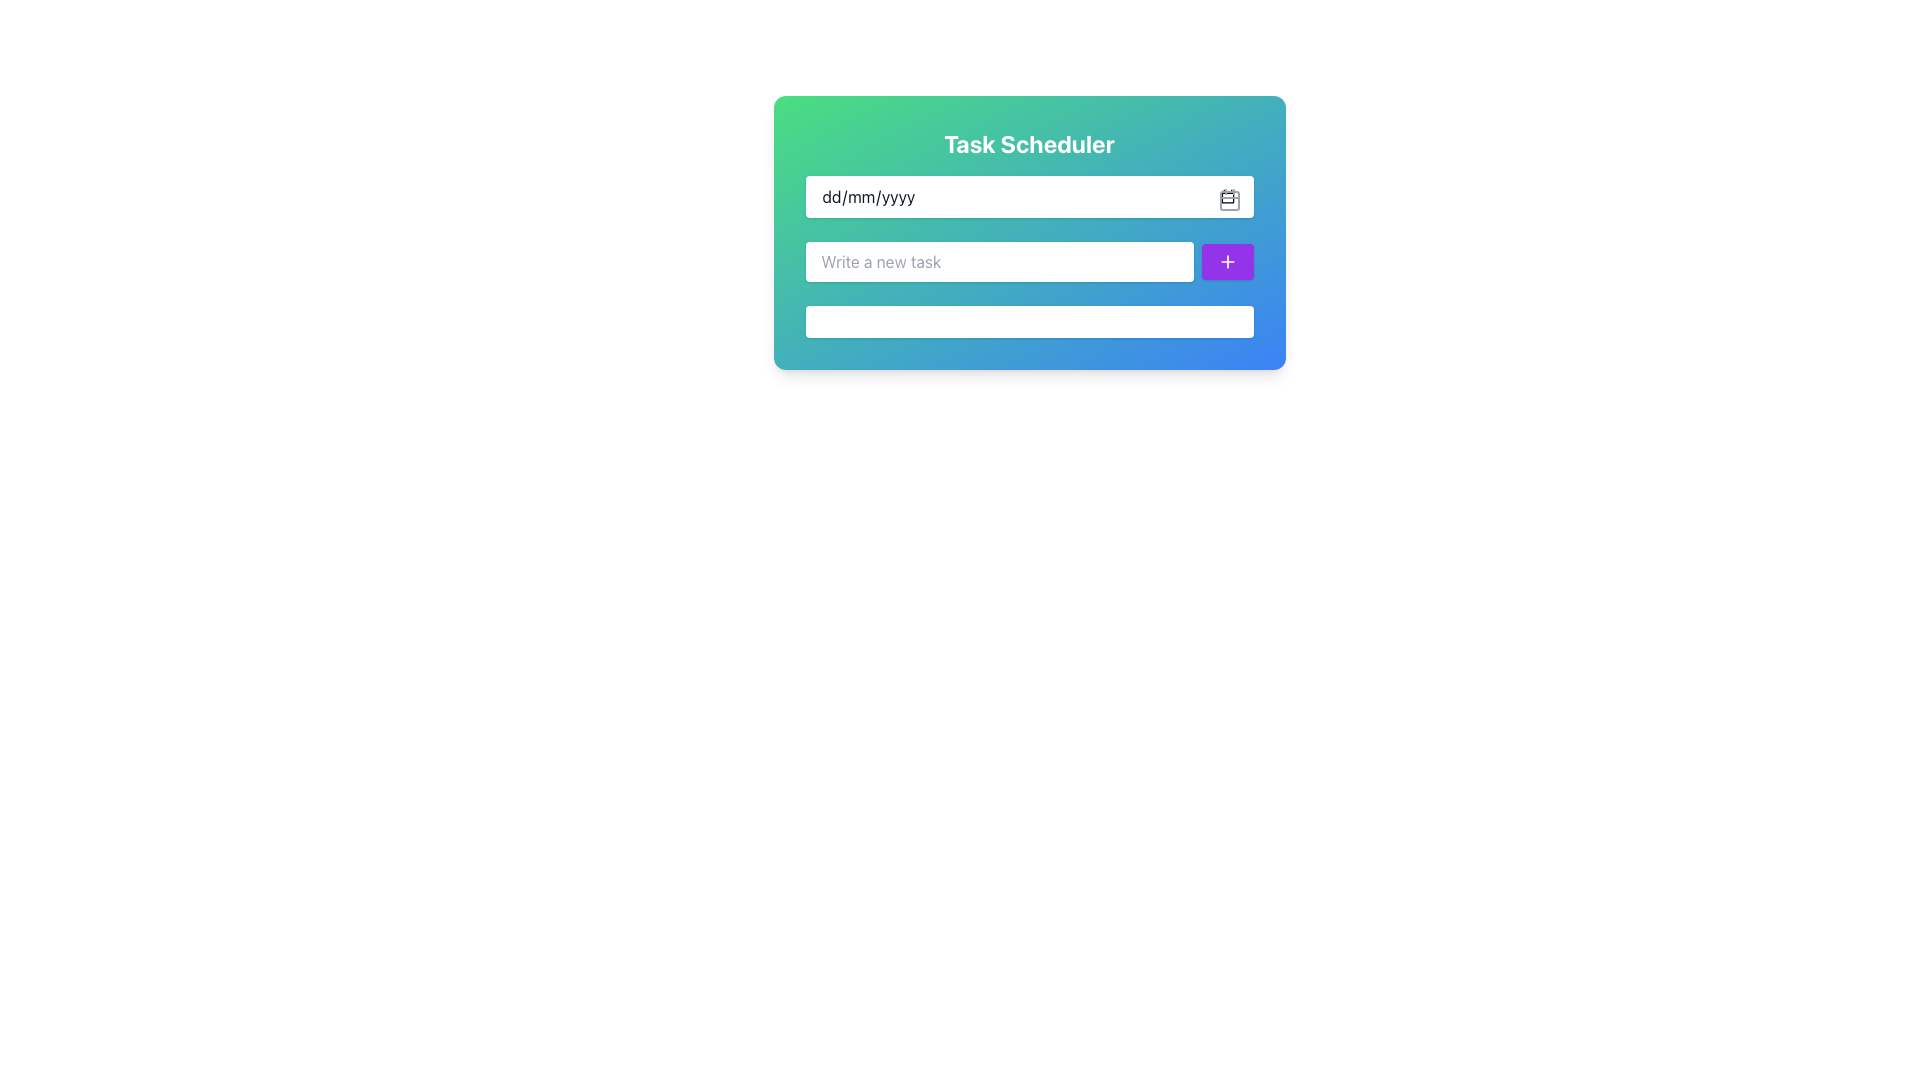 The height and width of the screenshot is (1080, 1920). Describe the element at coordinates (1228, 200) in the screenshot. I see `the date selection icon located at the top-right corner of the date entry input field` at that location.